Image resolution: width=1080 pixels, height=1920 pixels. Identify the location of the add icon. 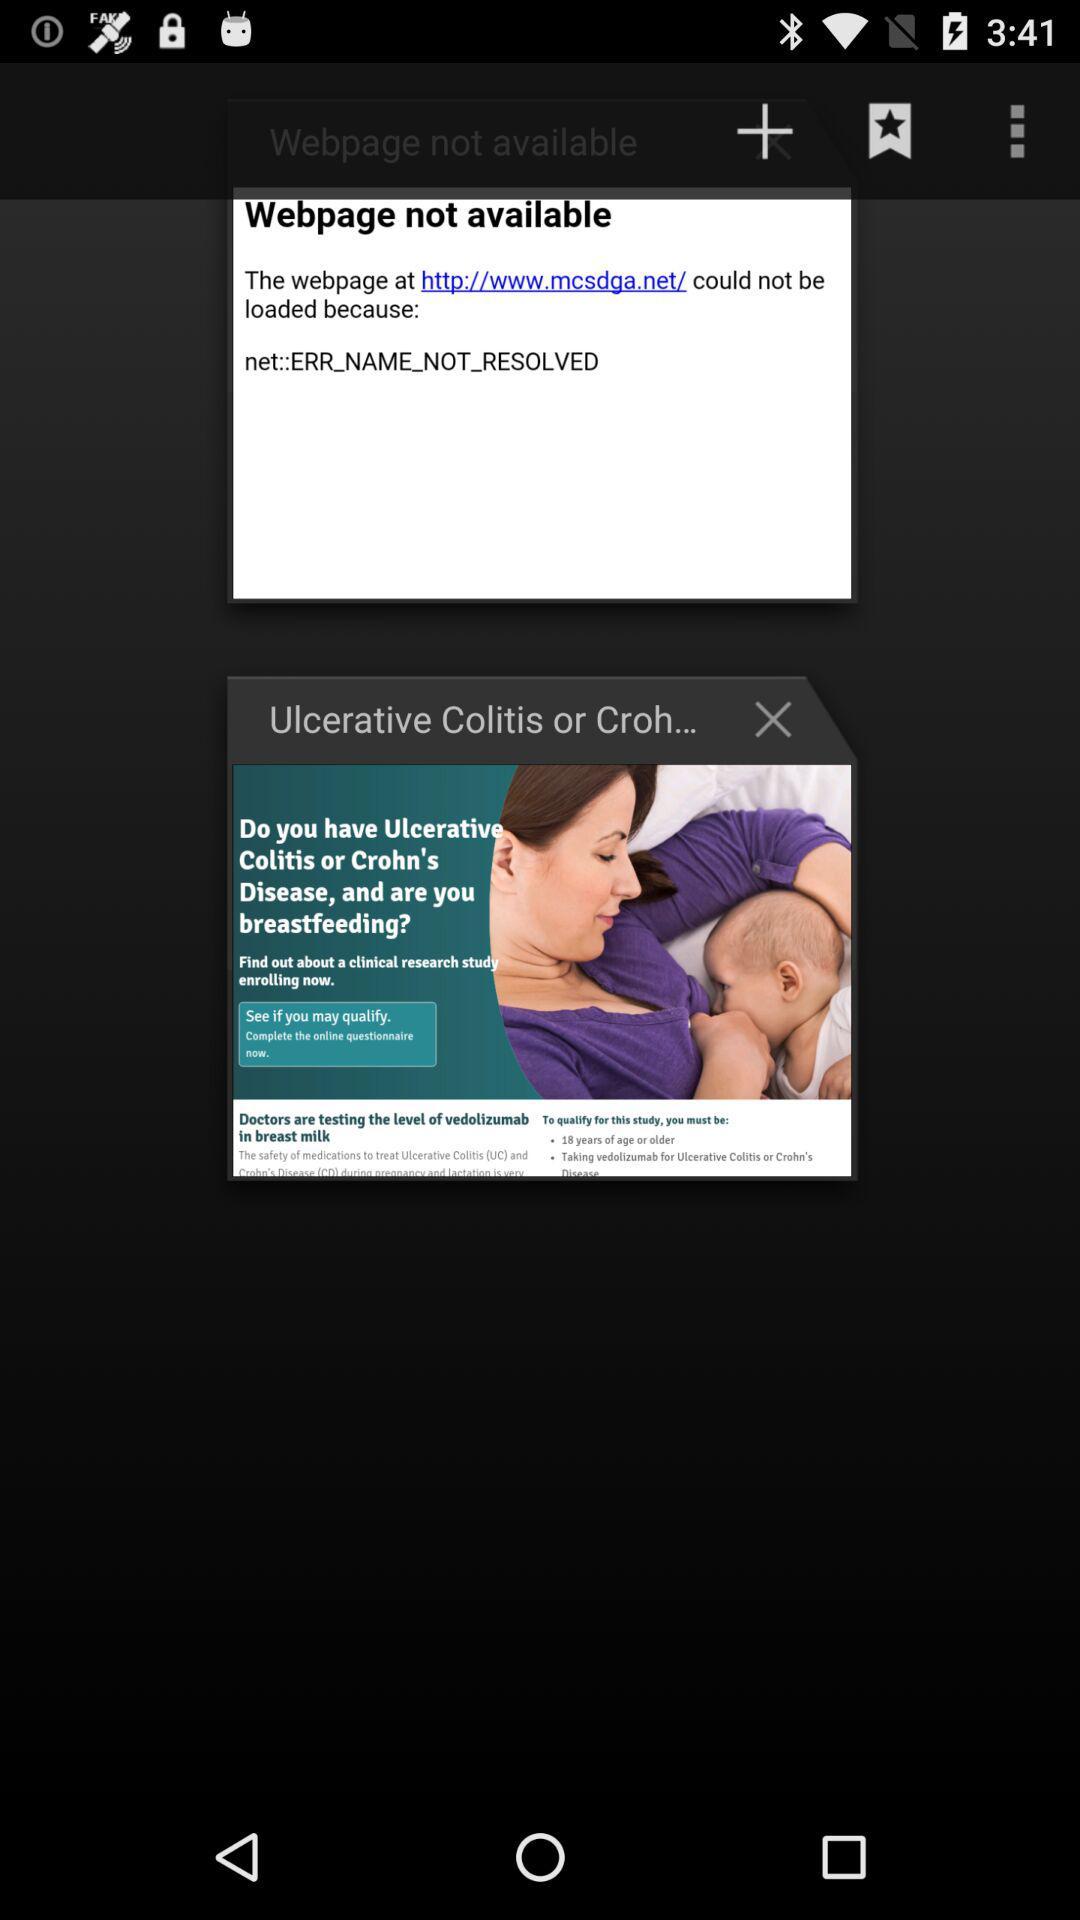
(782, 149).